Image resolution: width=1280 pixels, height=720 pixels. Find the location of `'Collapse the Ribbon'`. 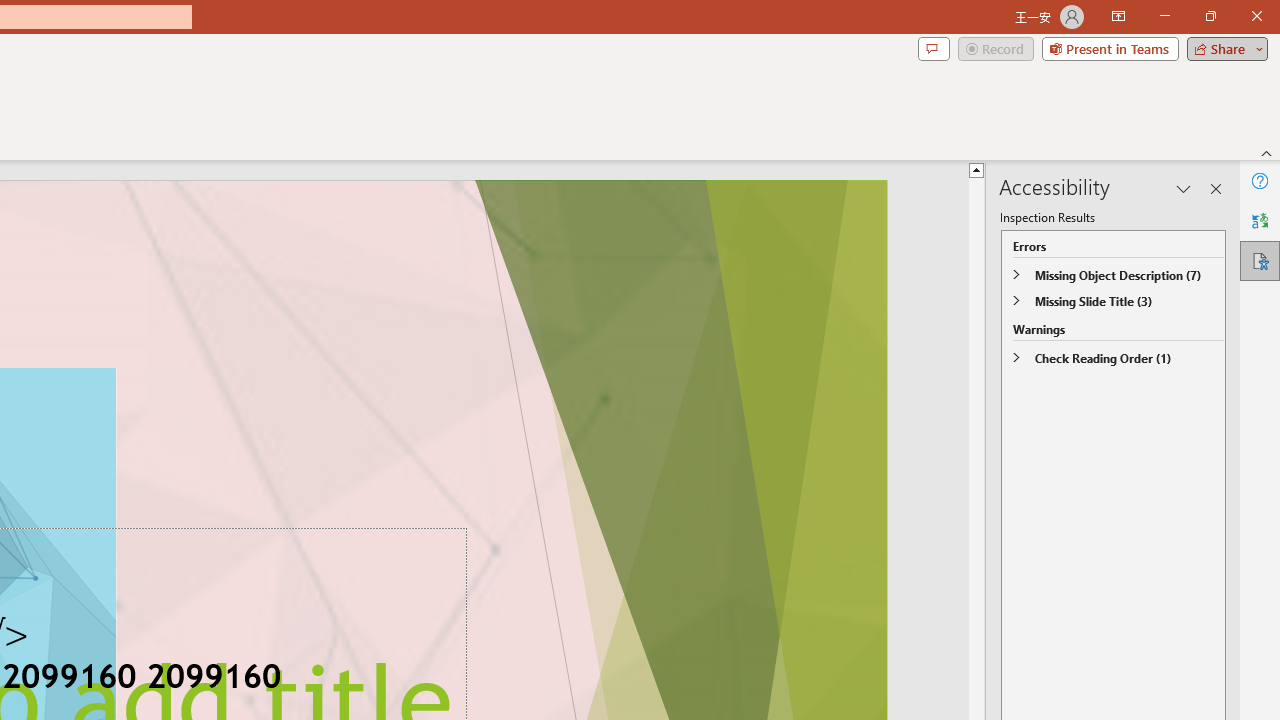

'Collapse the Ribbon' is located at coordinates (1266, 152).